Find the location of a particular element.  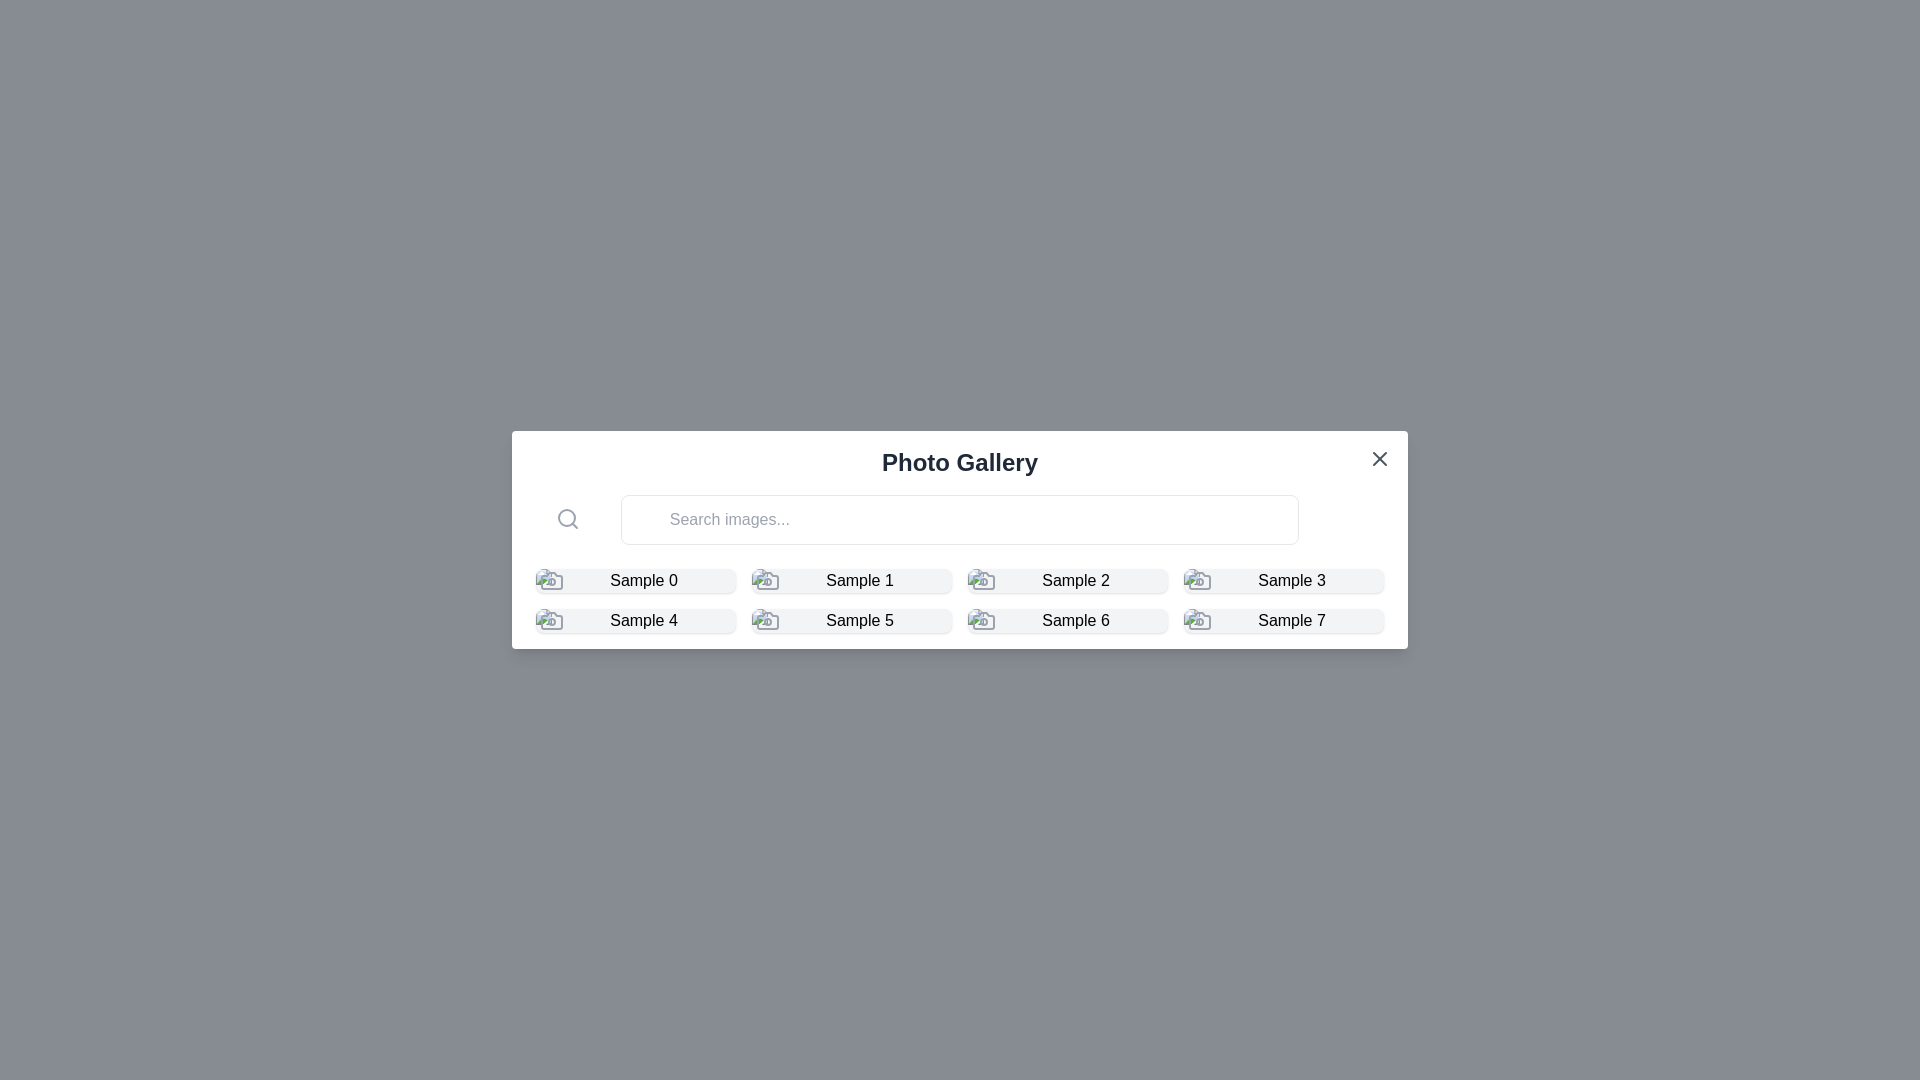

the close icon located at the top-right corner of the header section is located at coordinates (1379, 459).